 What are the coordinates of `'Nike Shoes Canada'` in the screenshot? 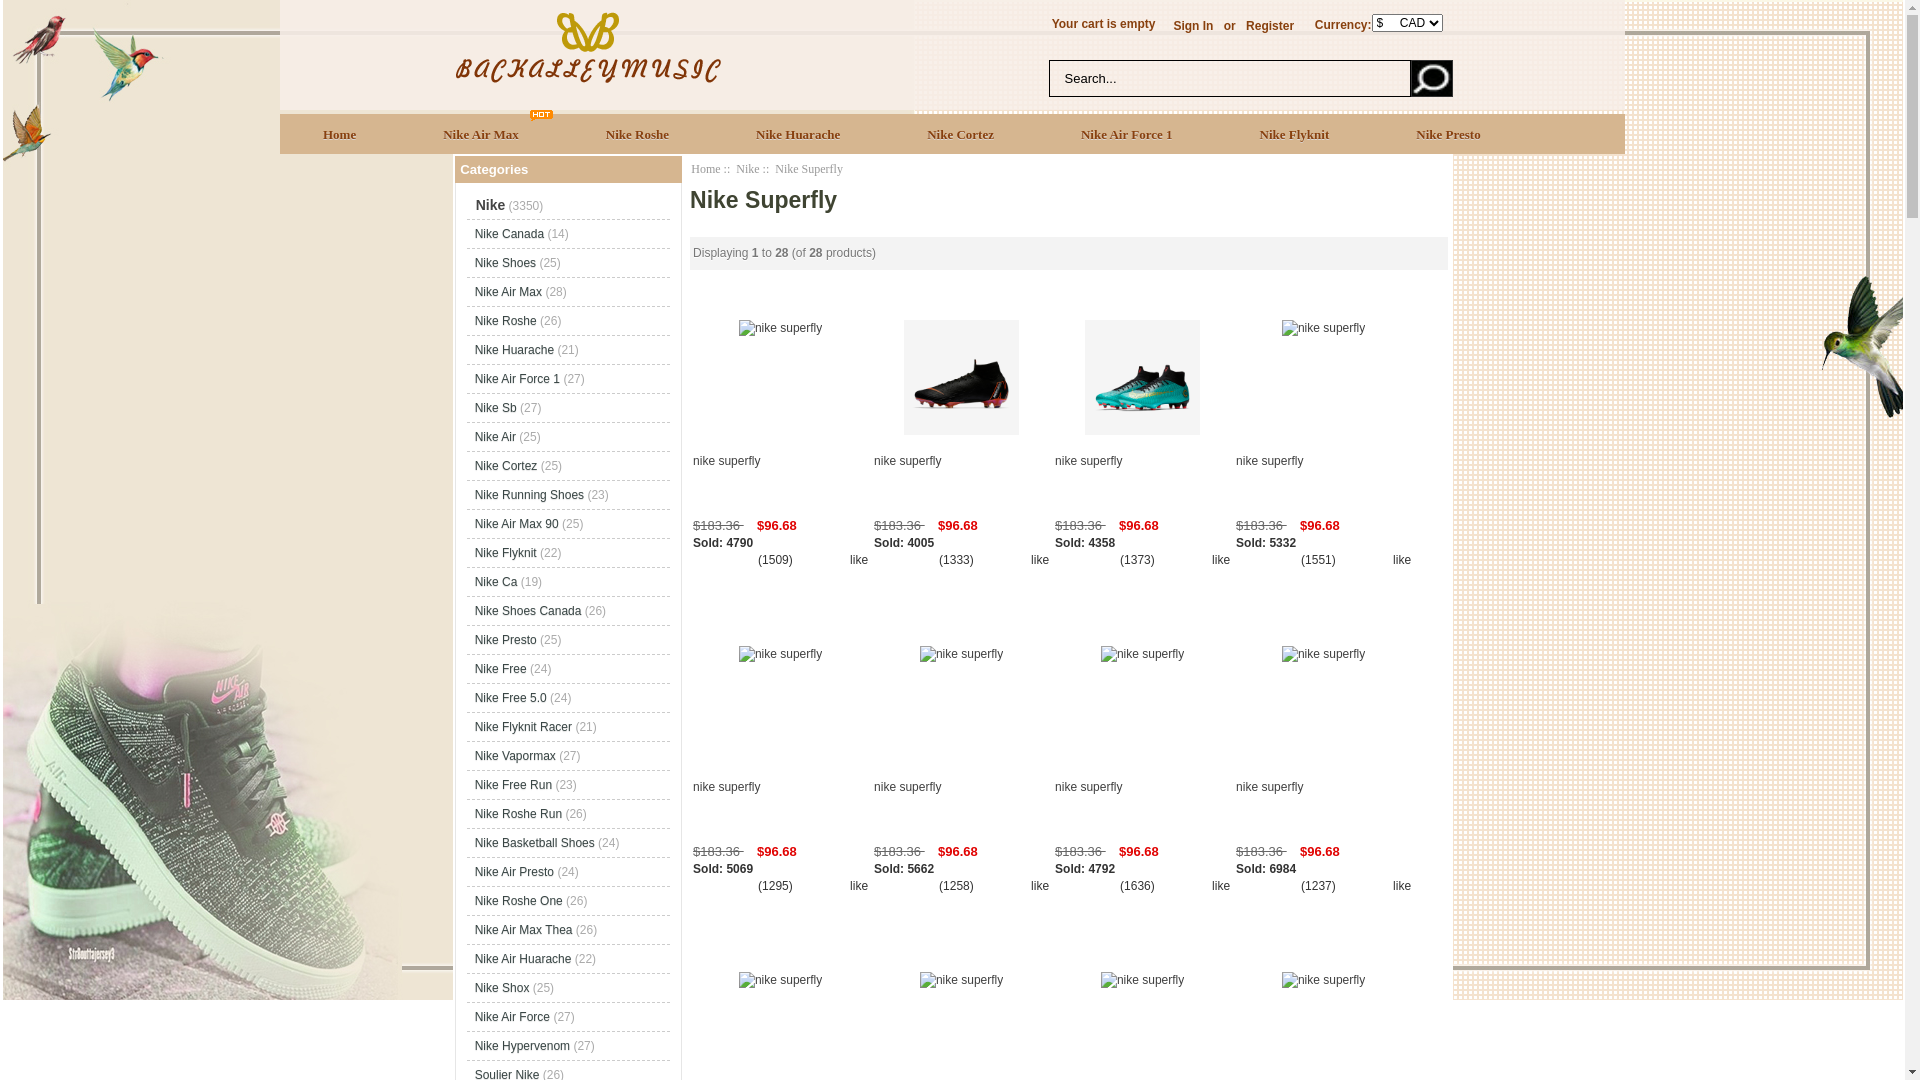 It's located at (528, 609).